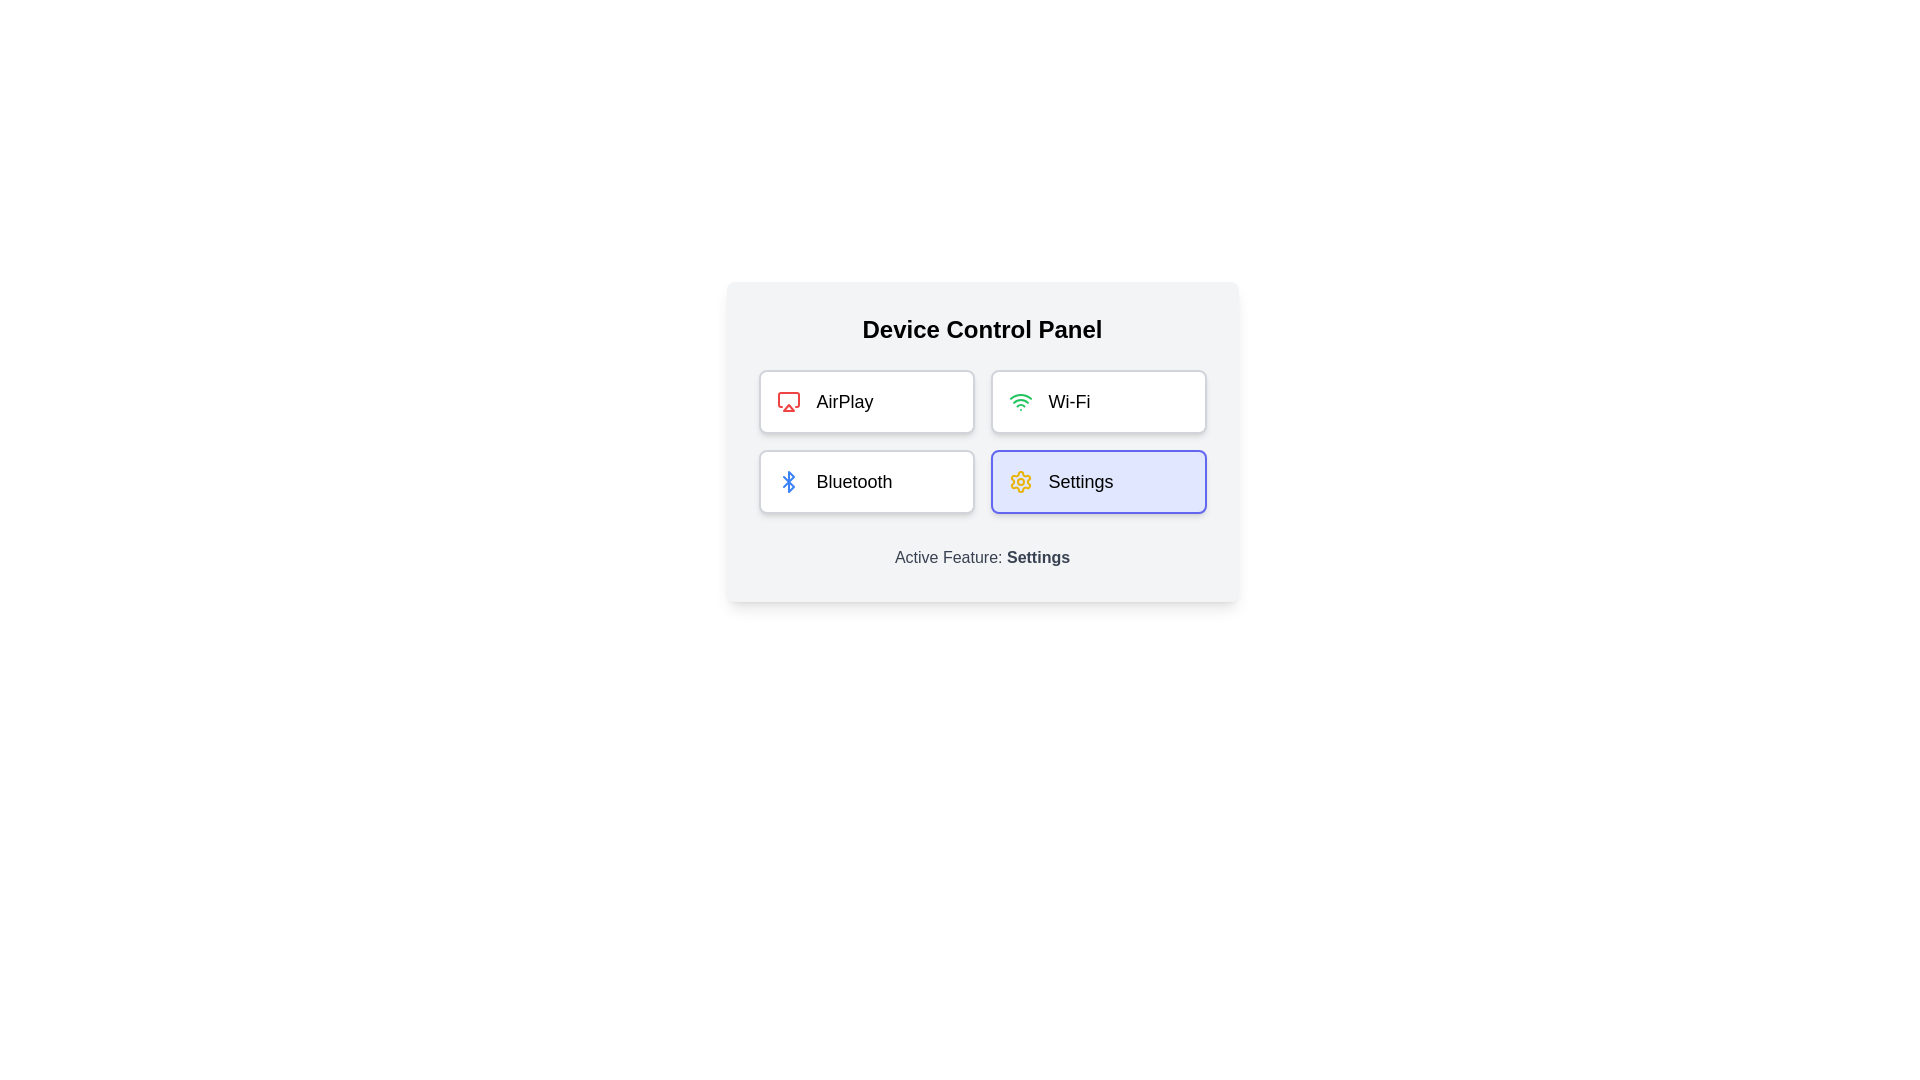  Describe the element at coordinates (1097, 401) in the screenshot. I see `the button corresponding to the feature Wi-Fi` at that location.